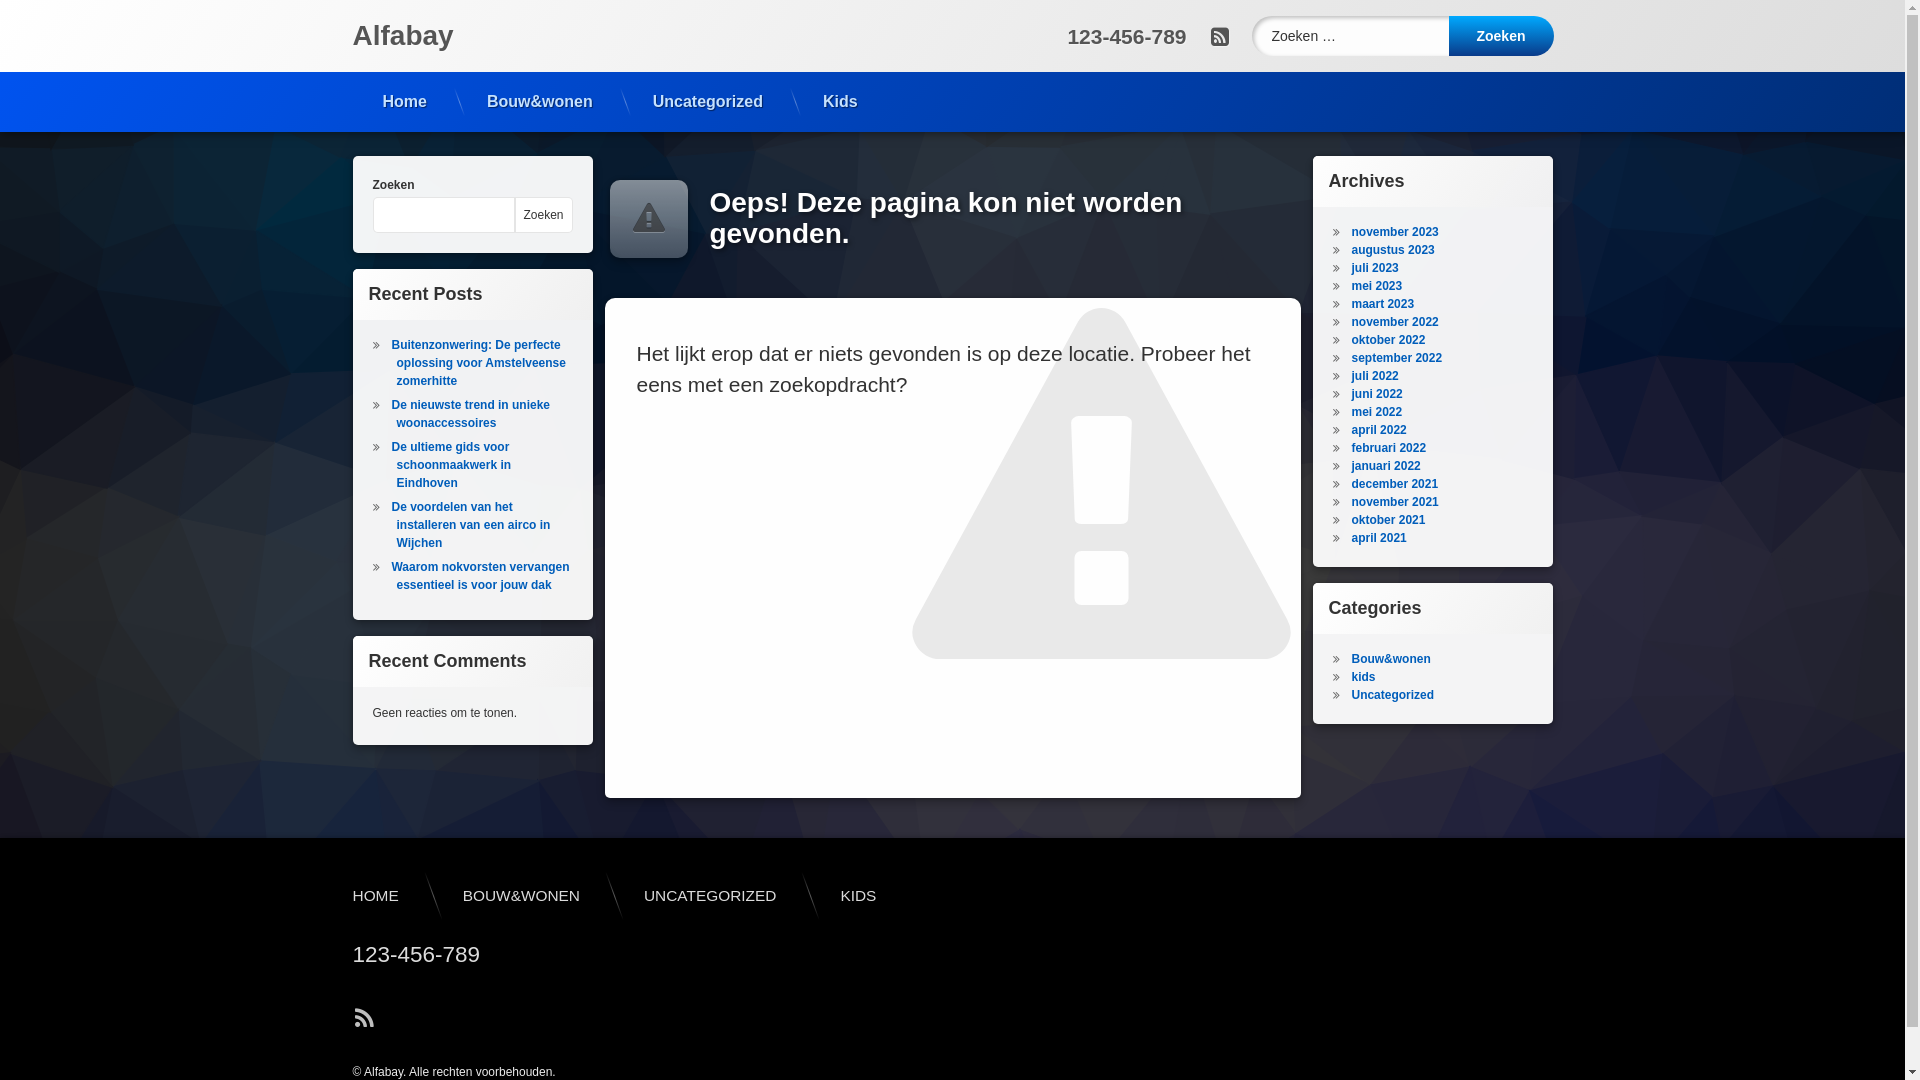 This screenshot has width=1920, height=1080. I want to click on 'RSS', so click(364, 1018).